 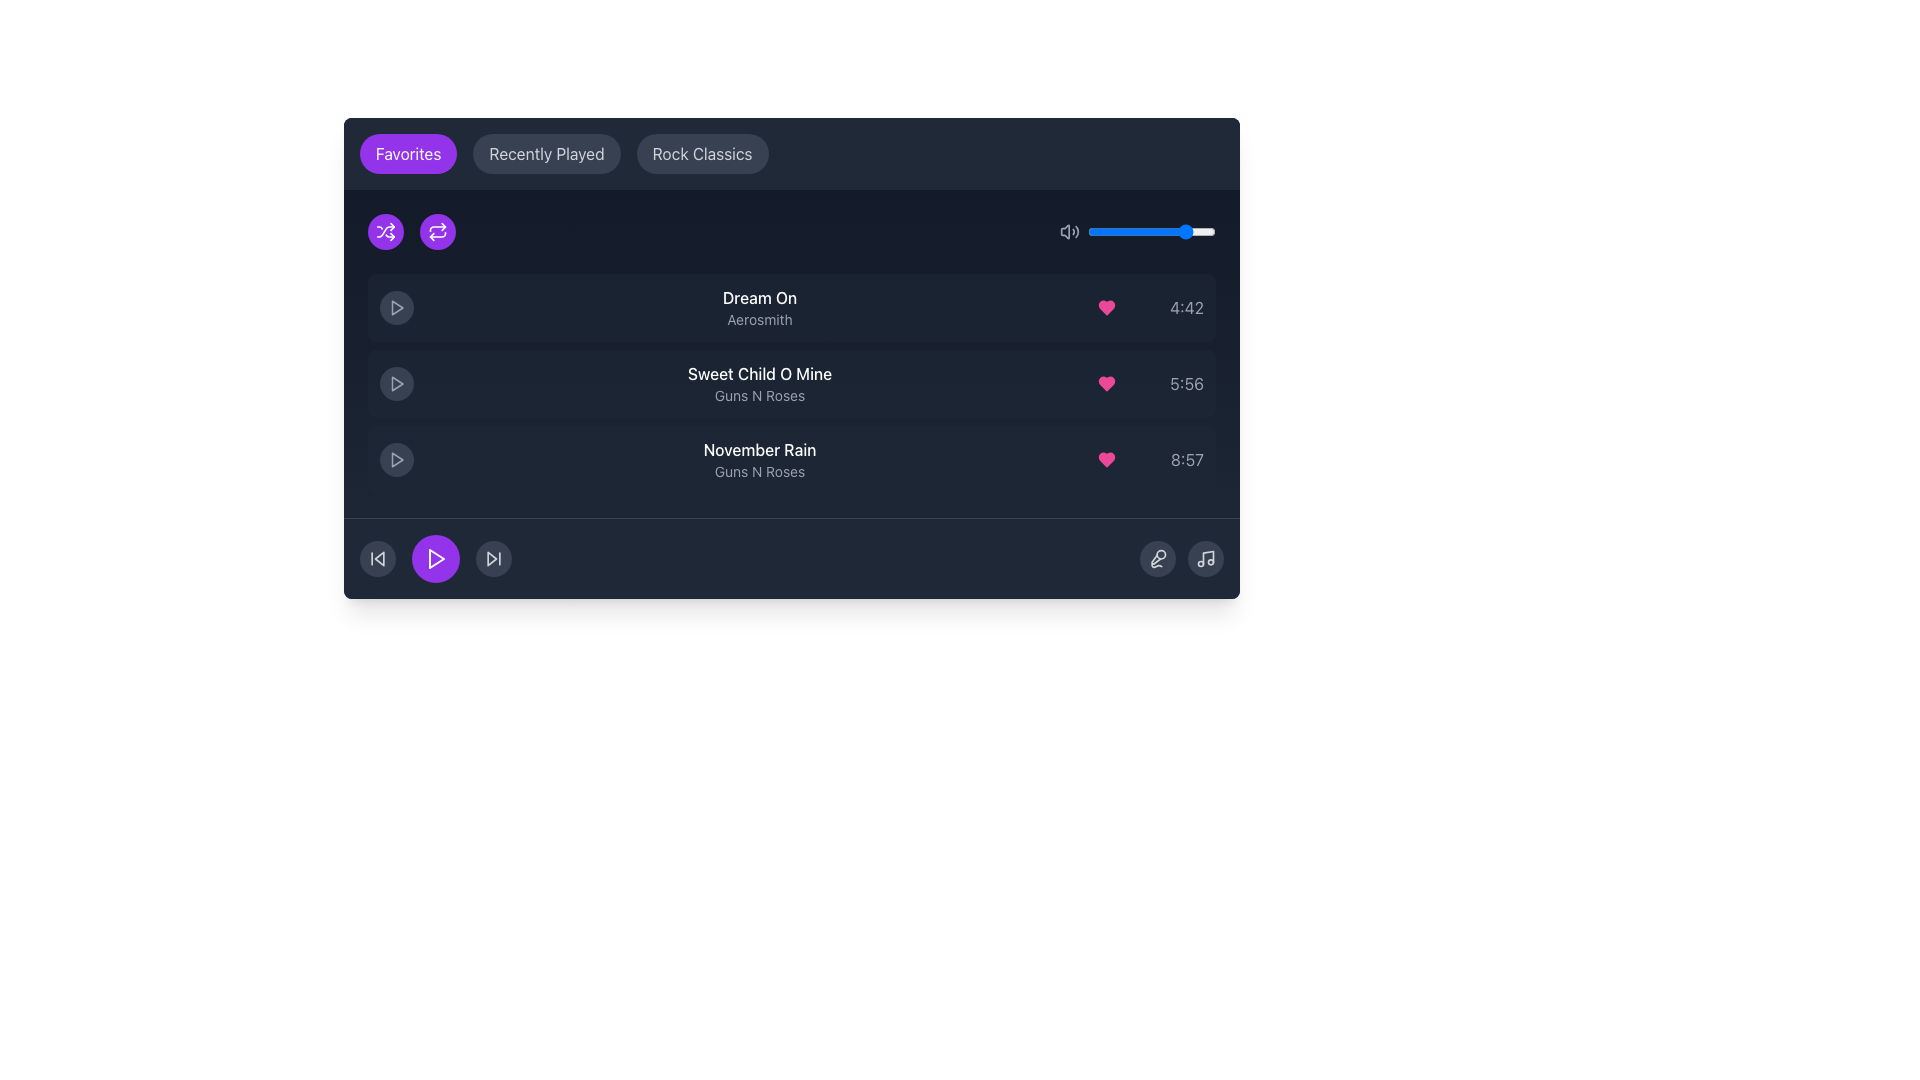 What do you see at coordinates (436, 230) in the screenshot?
I see `the circular repeat icon button with a white repeat symbol on a purple background` at bounding box center [436, 230].